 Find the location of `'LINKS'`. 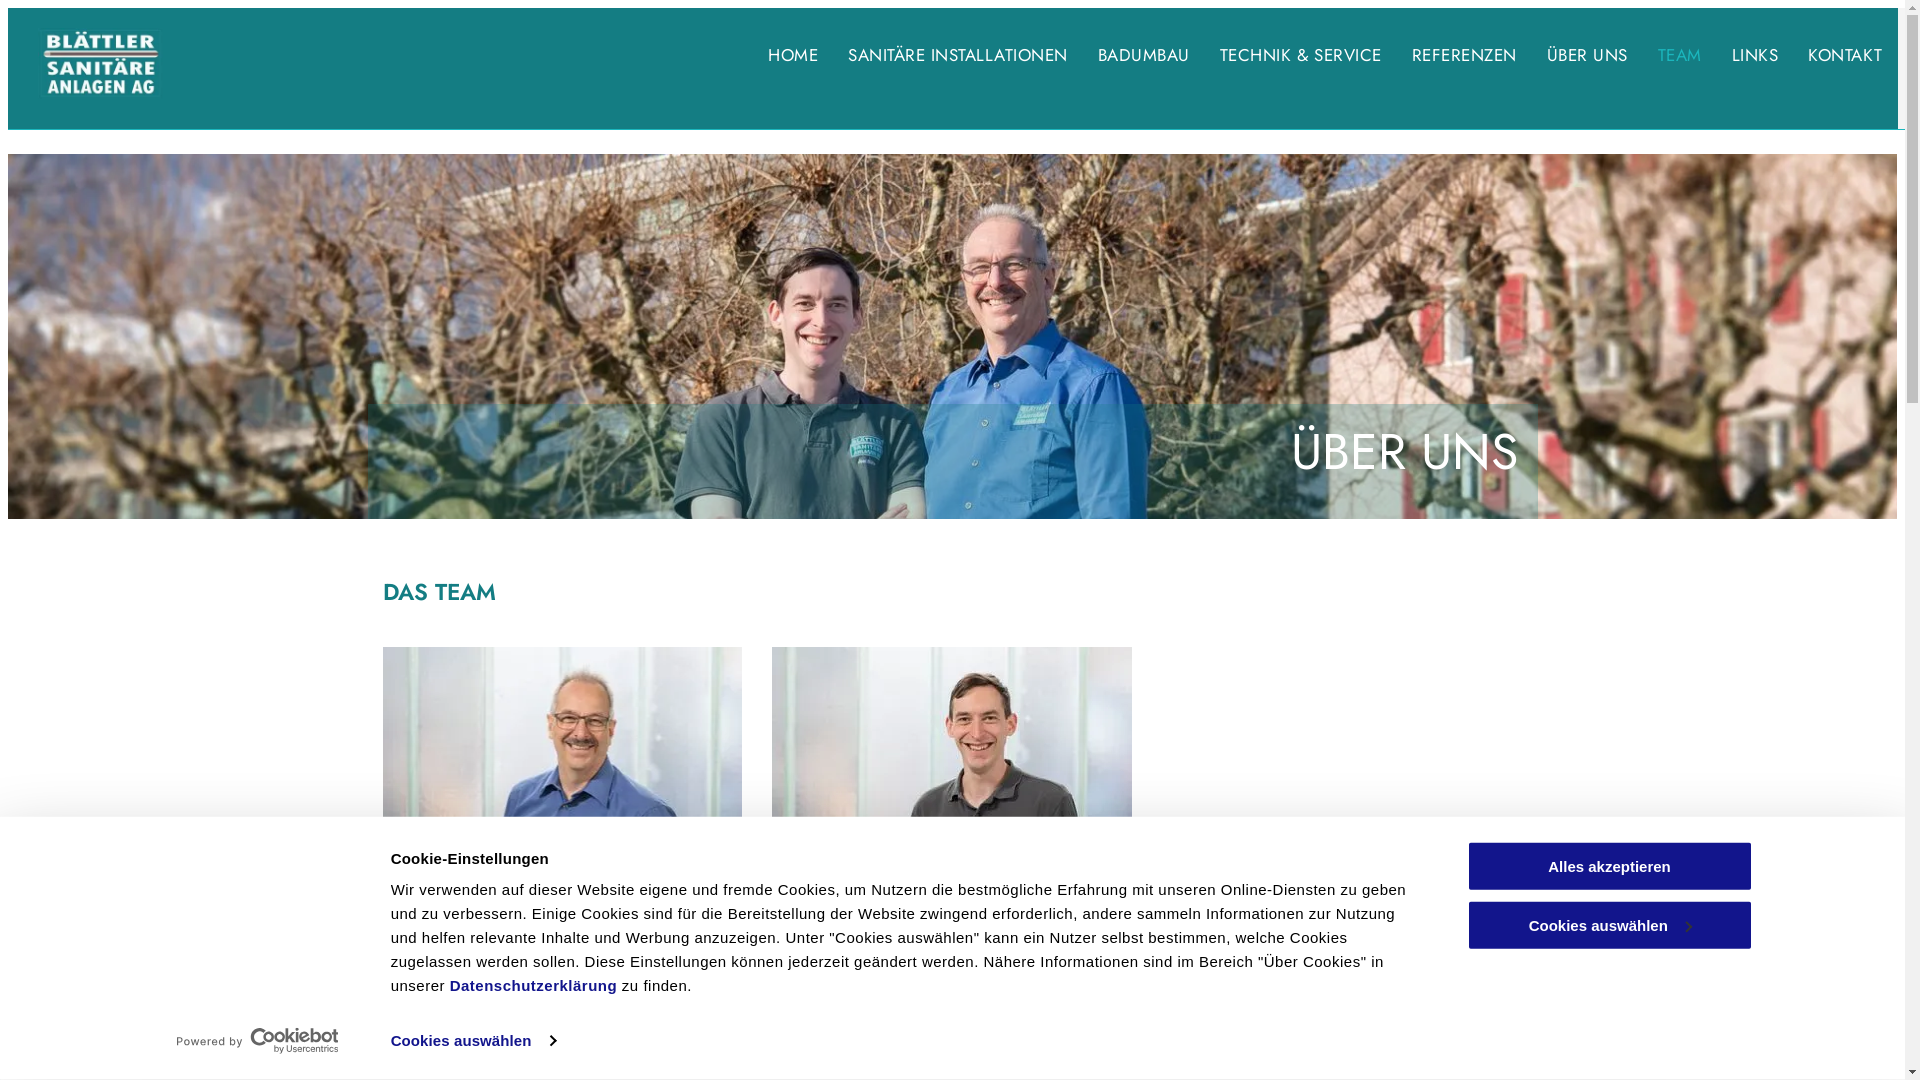

'LINKS' is located at coordinates (1731, 55).